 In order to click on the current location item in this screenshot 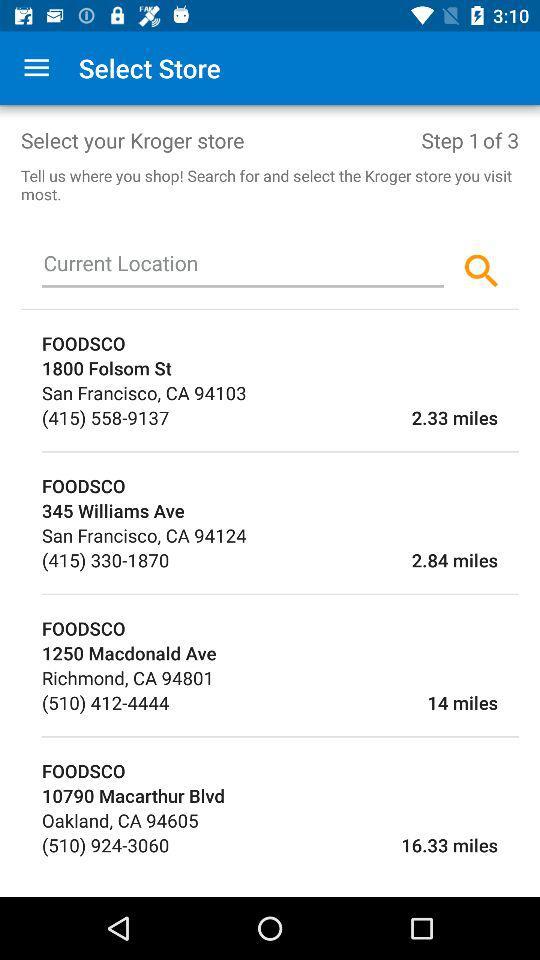, I will do `click(243, 266)`.